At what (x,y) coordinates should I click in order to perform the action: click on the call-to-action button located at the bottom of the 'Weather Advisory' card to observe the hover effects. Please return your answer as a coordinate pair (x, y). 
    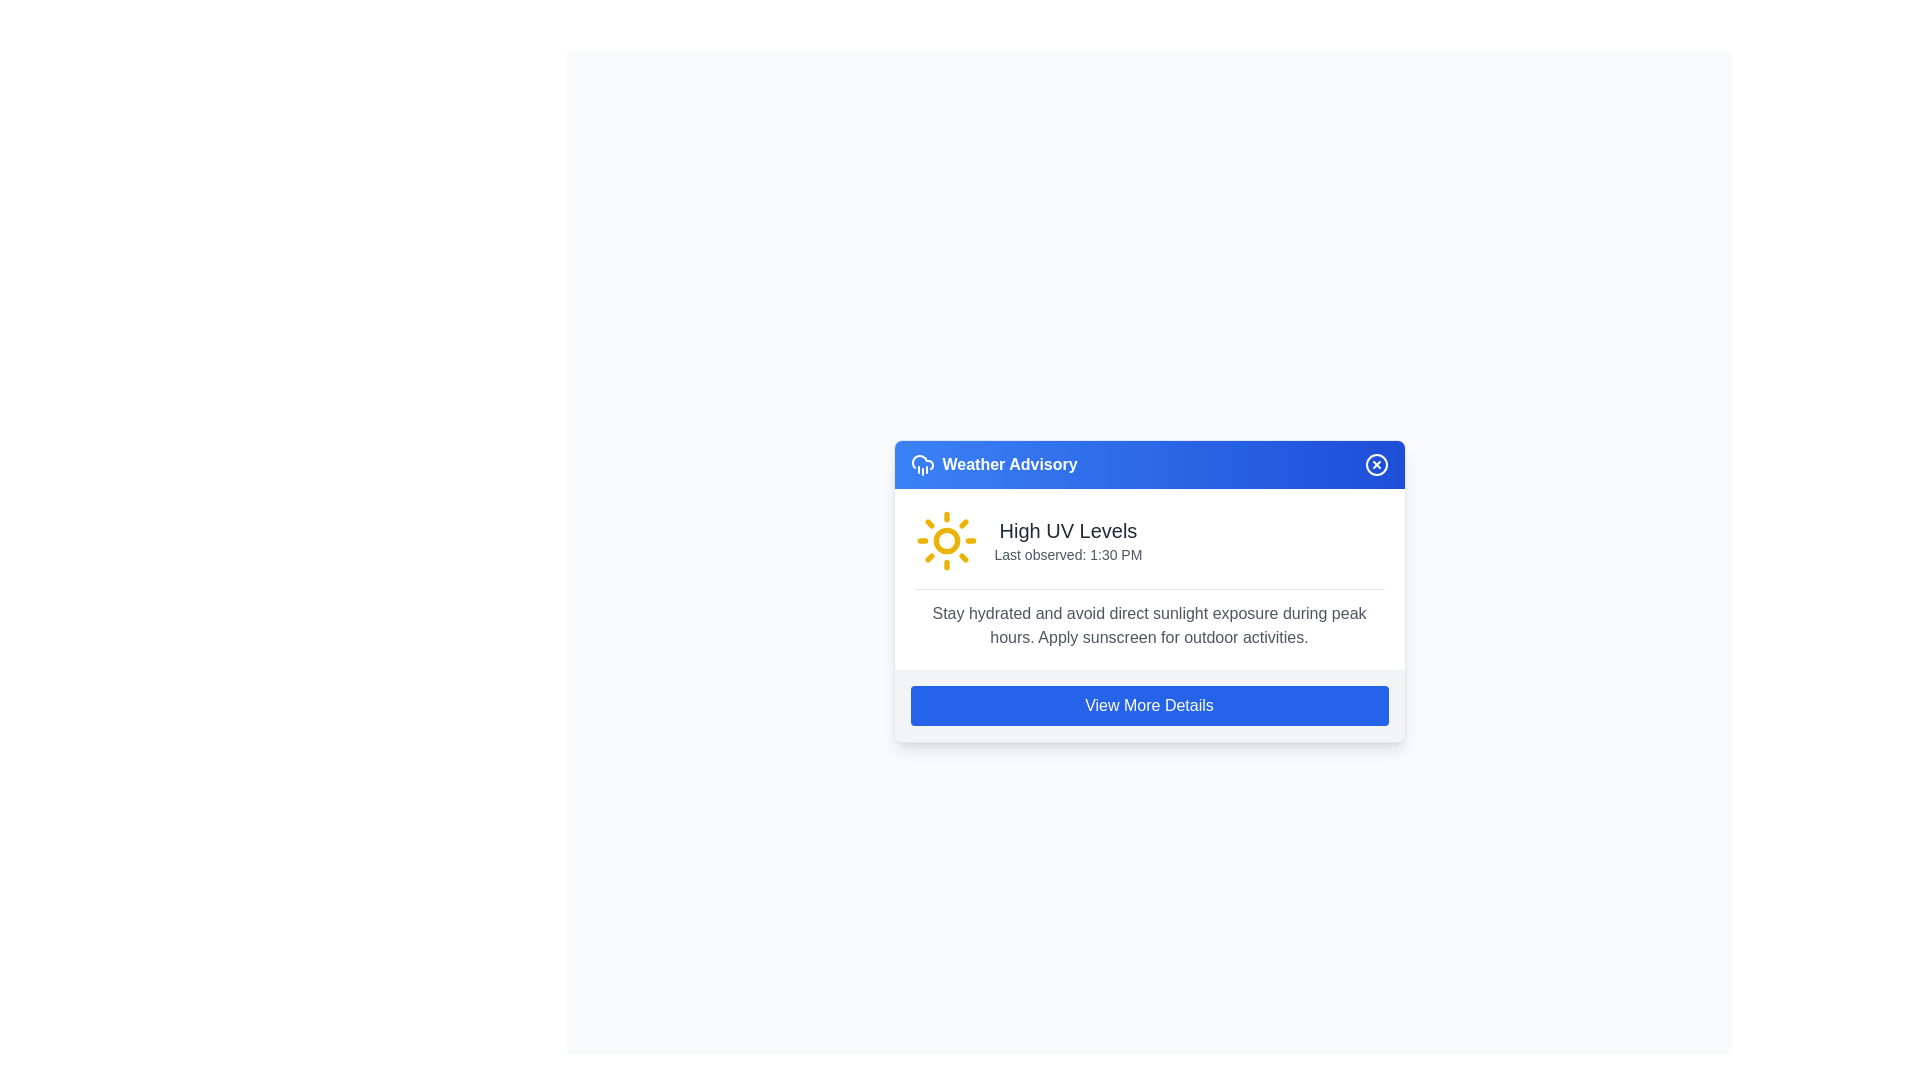
    Looking at the image, I should click on (1149, 704).